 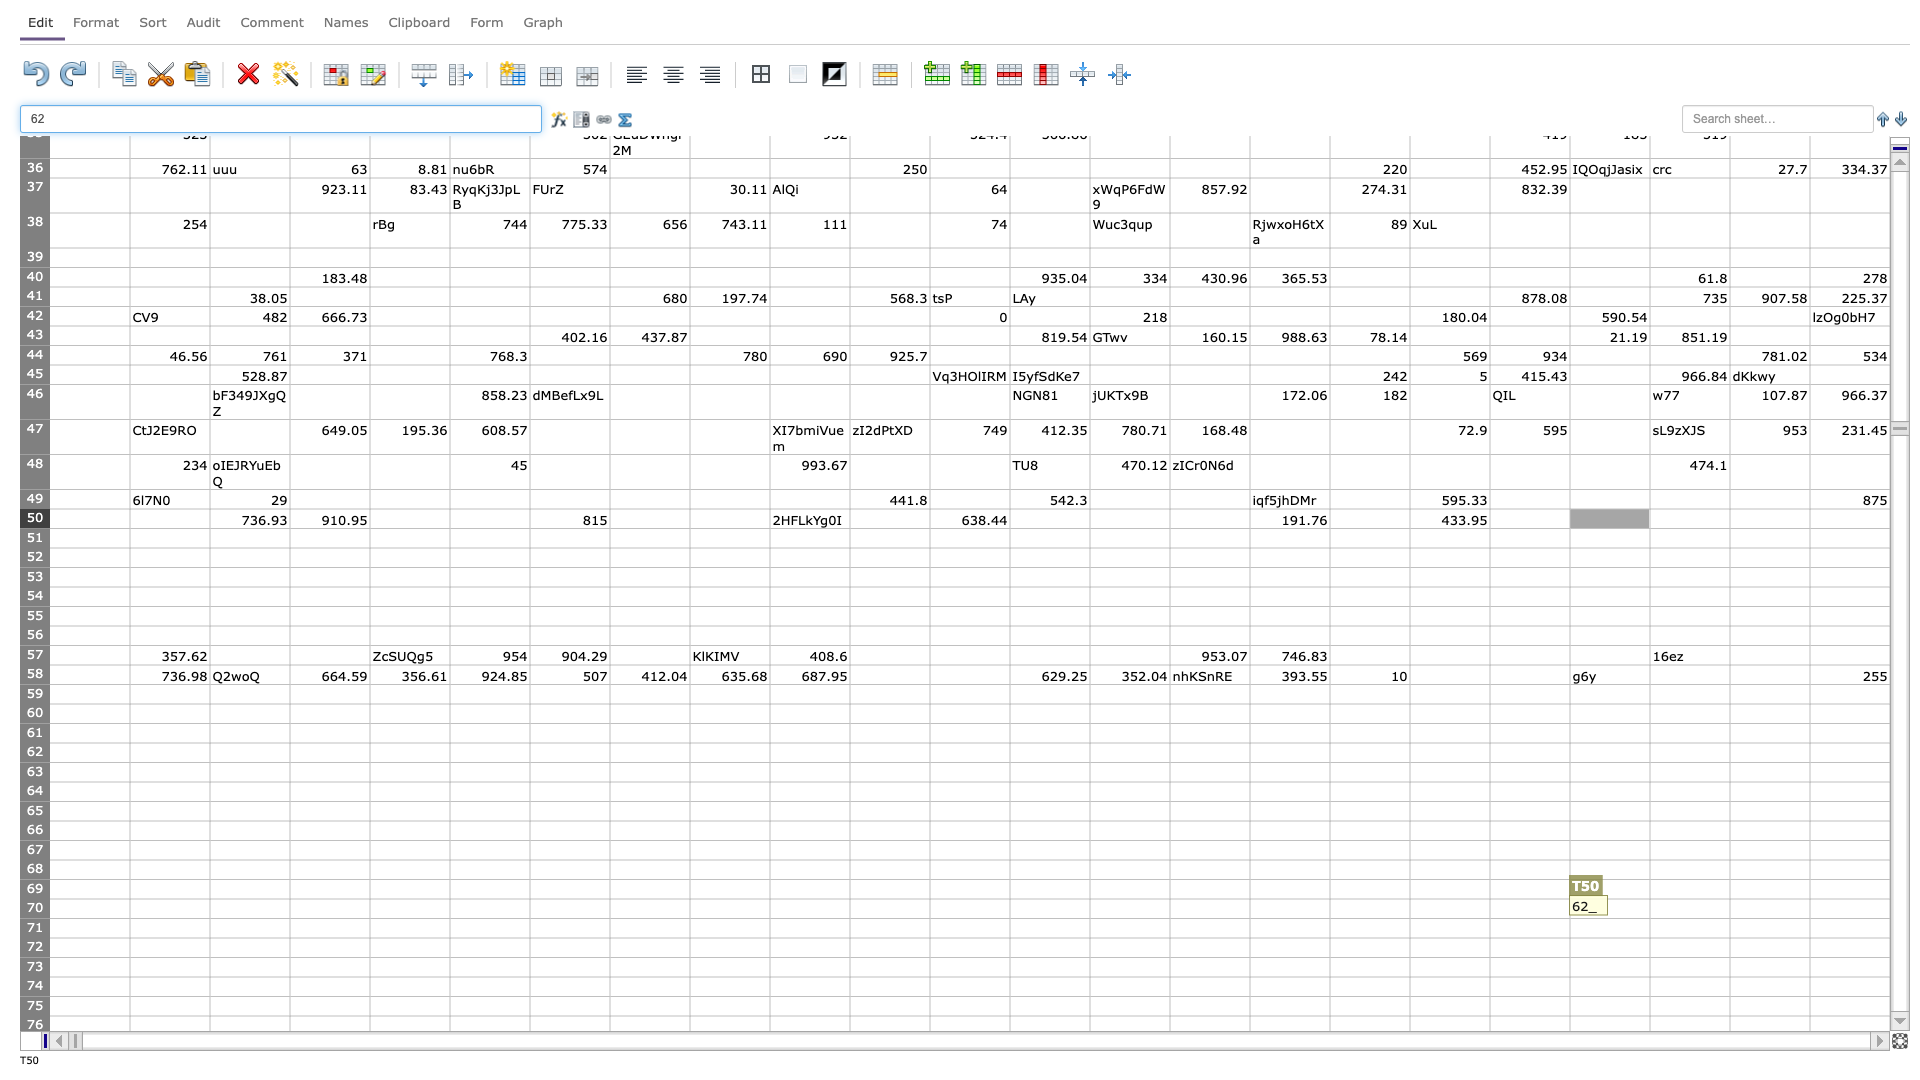 What do you see at coordinates (1889, 918) in the screenshot?
I see `fill handle of W70` at bounding box center [1889, 918].